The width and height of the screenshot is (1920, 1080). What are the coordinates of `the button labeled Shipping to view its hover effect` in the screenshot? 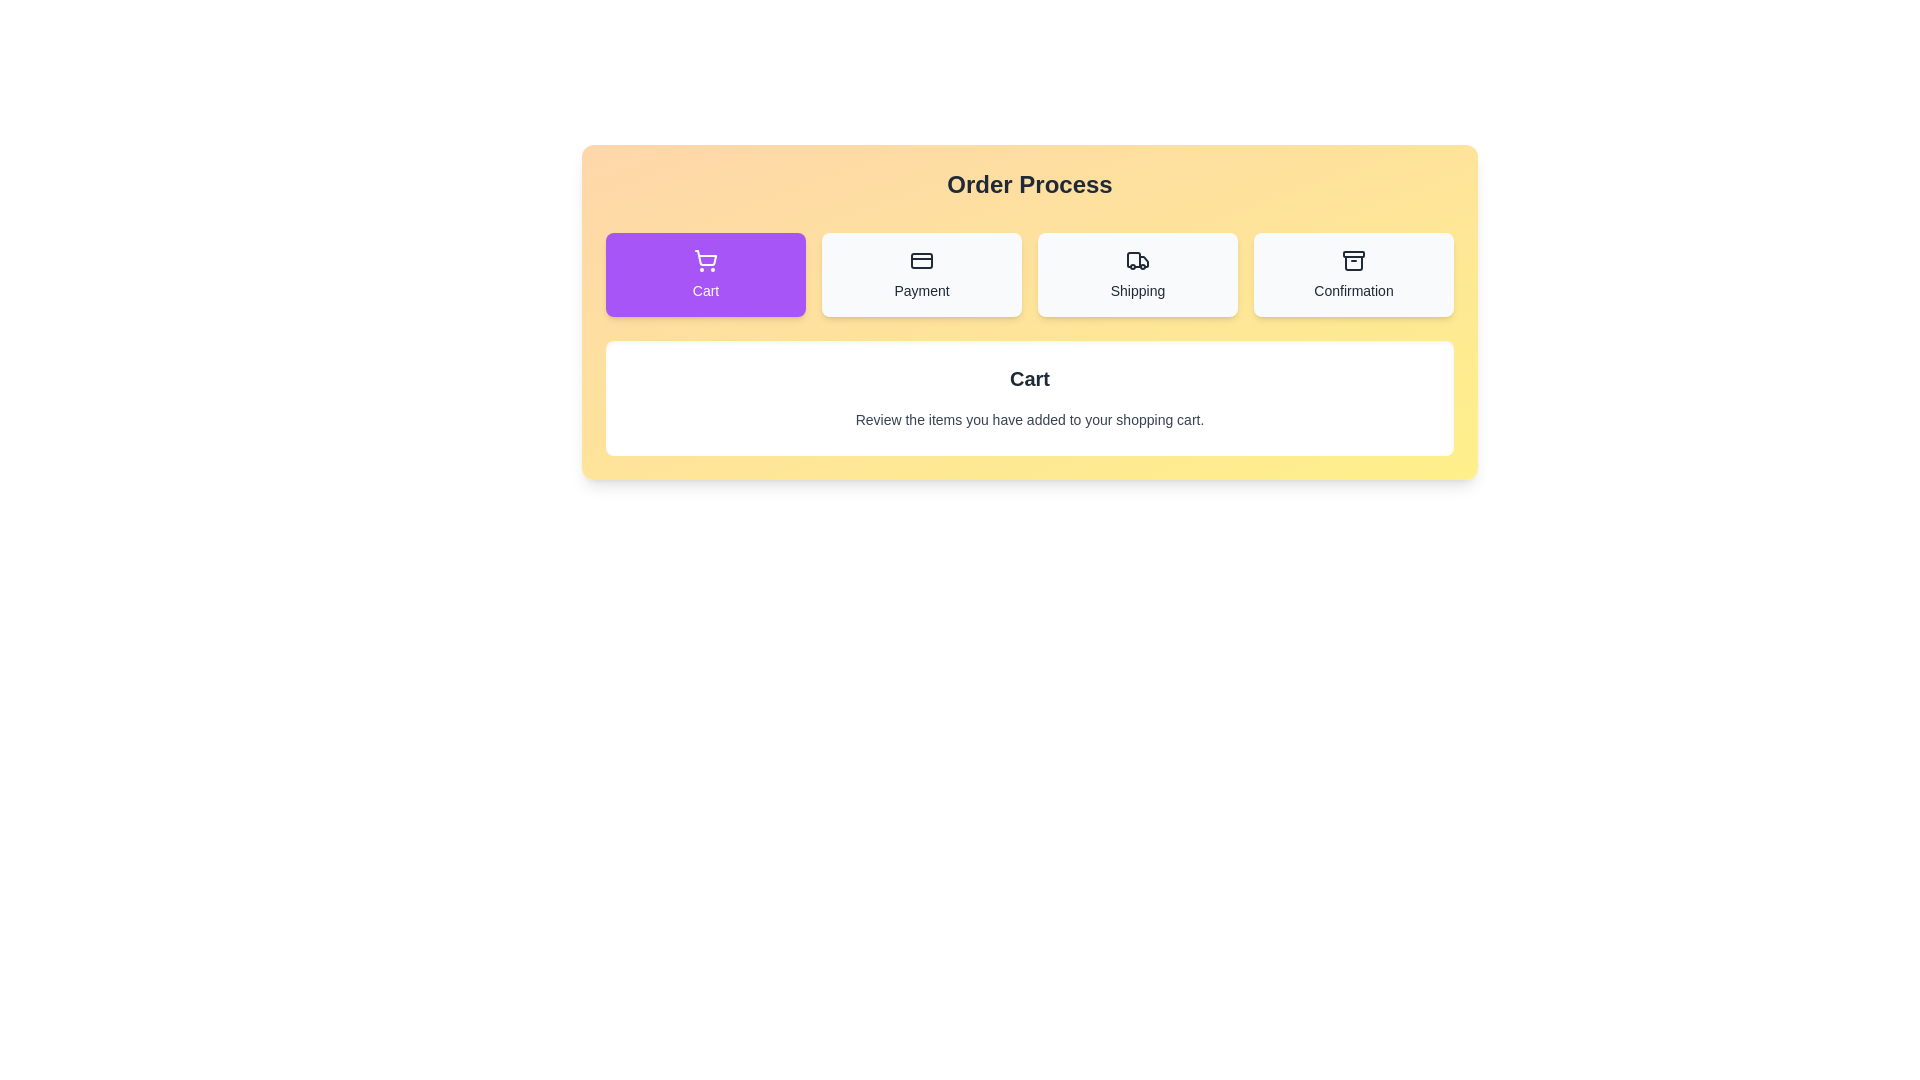 It's located at (1137, 274).